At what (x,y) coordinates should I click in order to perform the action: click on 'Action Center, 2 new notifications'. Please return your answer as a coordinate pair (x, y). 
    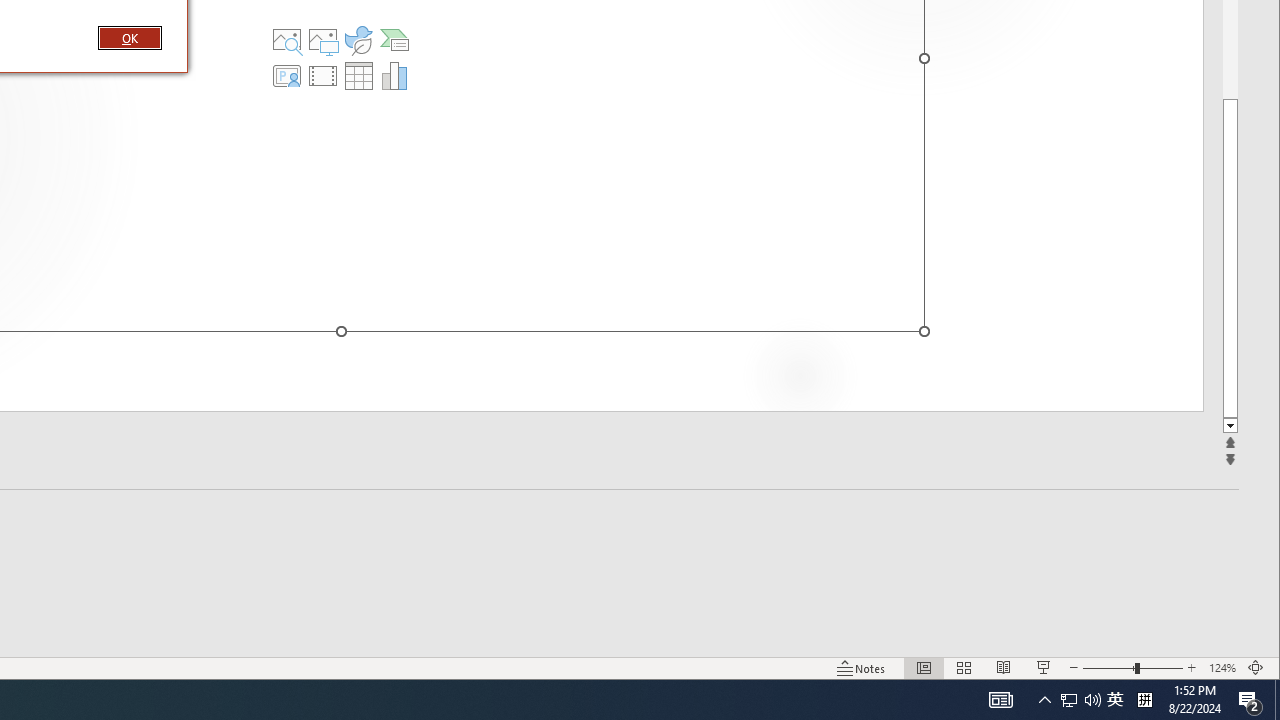
    Looking at the image, I should click on (1250, 698).